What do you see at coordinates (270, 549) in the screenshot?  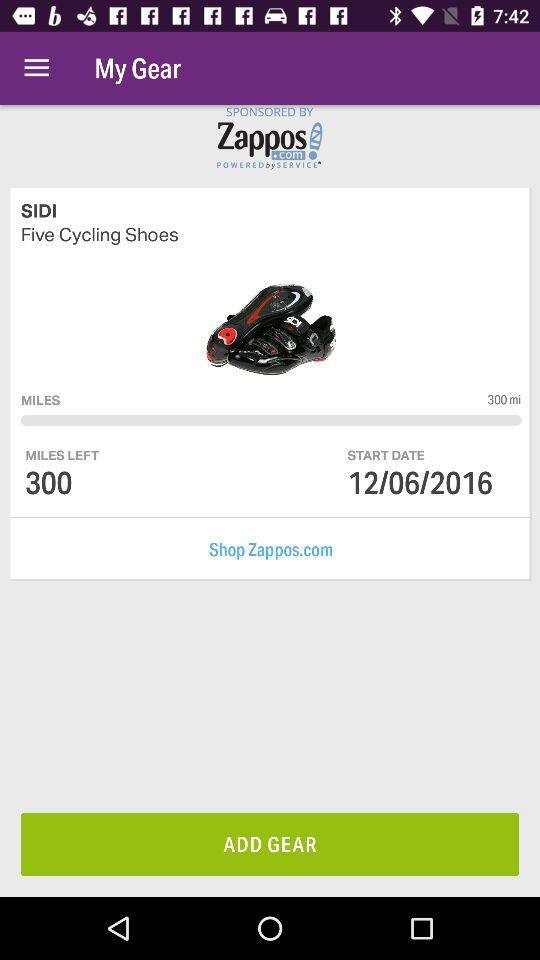 I see `the shop zappos.com icon` at bounding box center [270, 549].